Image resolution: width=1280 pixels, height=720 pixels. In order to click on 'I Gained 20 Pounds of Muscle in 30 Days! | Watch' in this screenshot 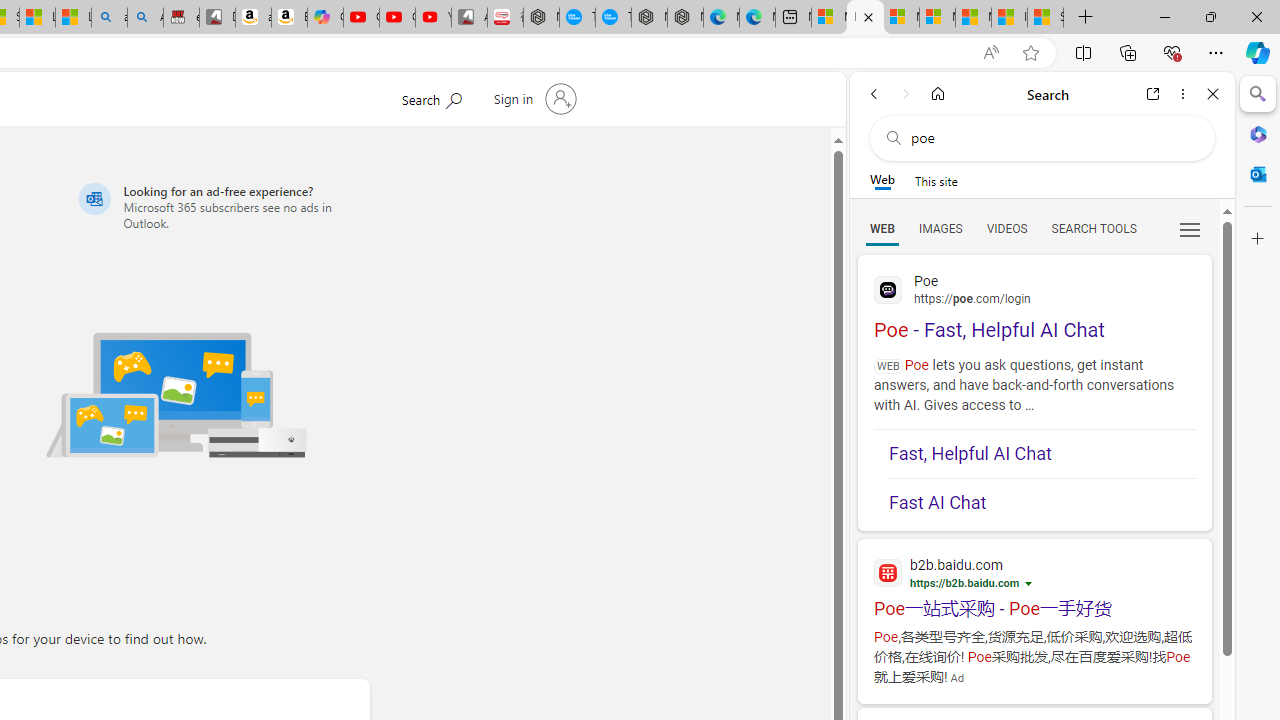, I will do `click(1009, 17)`.